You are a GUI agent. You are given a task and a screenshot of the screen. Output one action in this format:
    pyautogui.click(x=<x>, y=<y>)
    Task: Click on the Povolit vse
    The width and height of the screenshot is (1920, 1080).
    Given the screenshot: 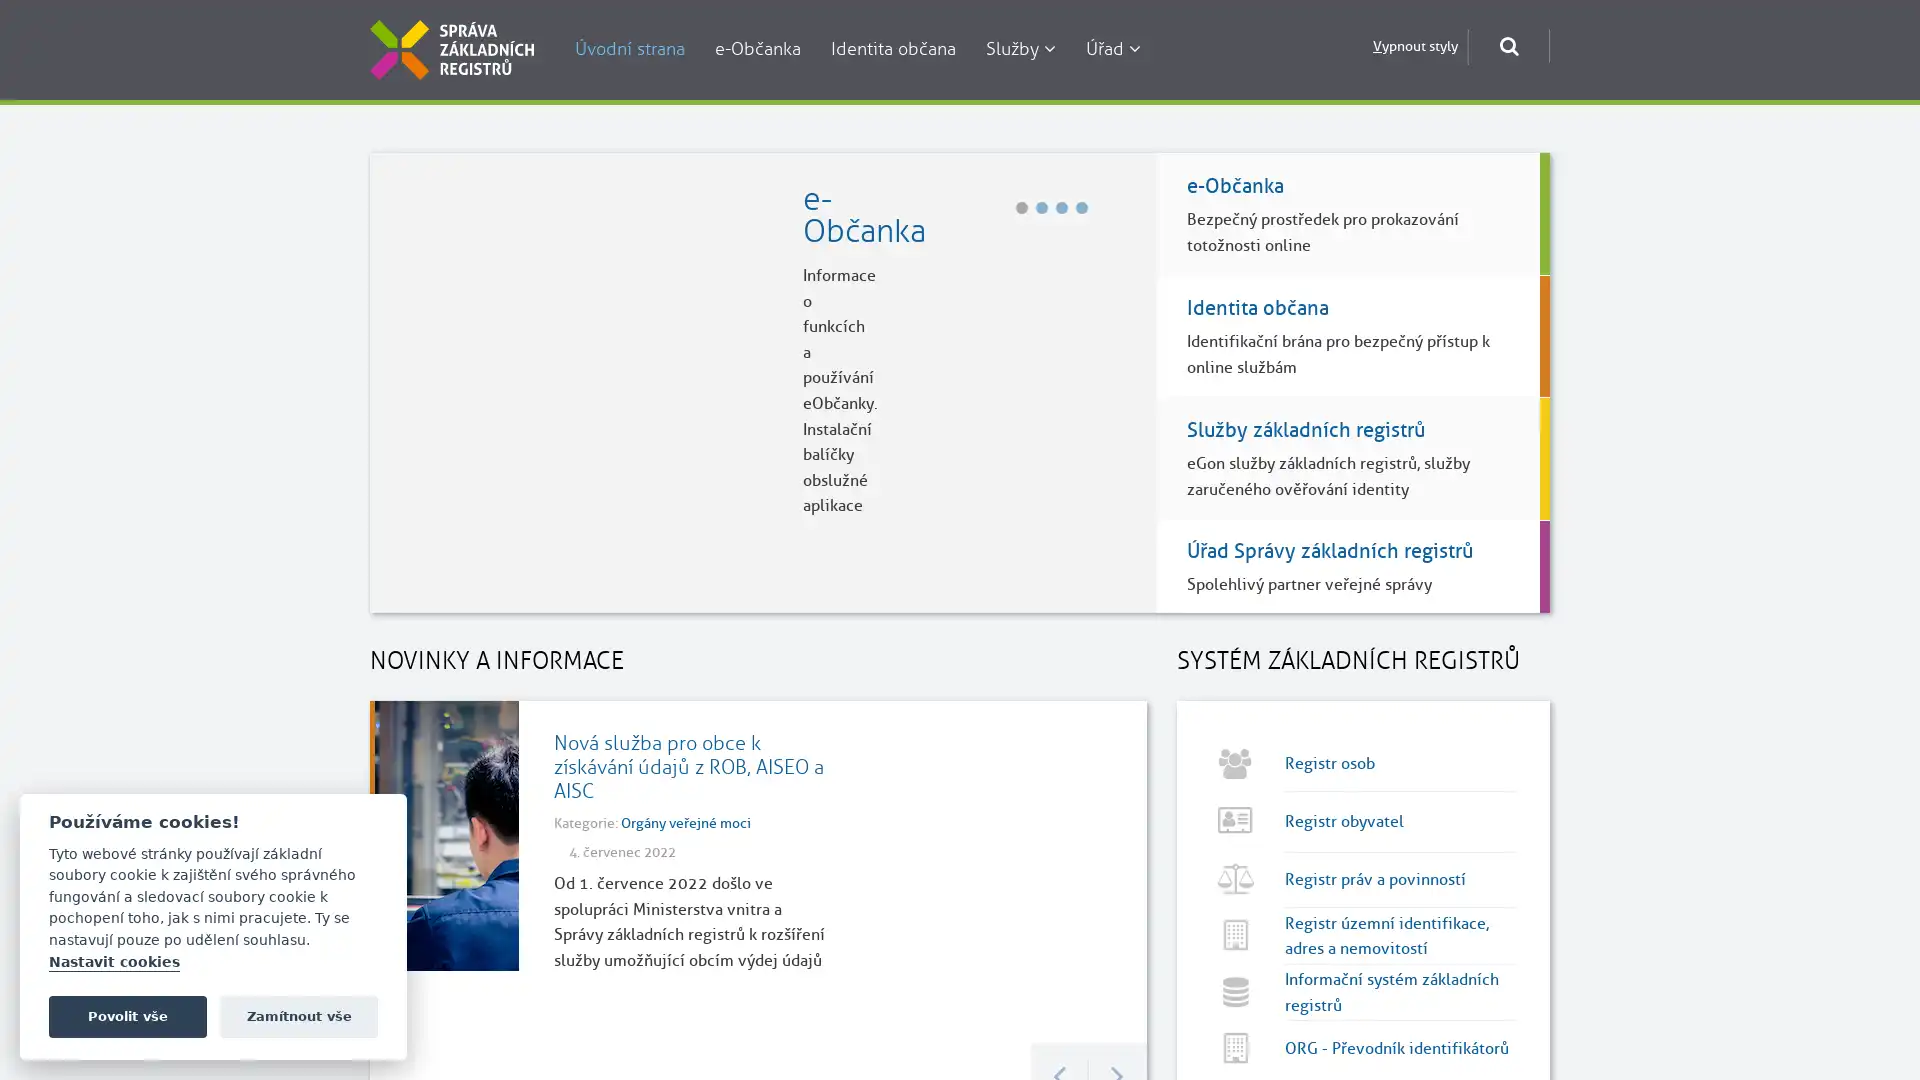 What is the action you would take?
    pyautogui.click(x=126, y=1015)
    